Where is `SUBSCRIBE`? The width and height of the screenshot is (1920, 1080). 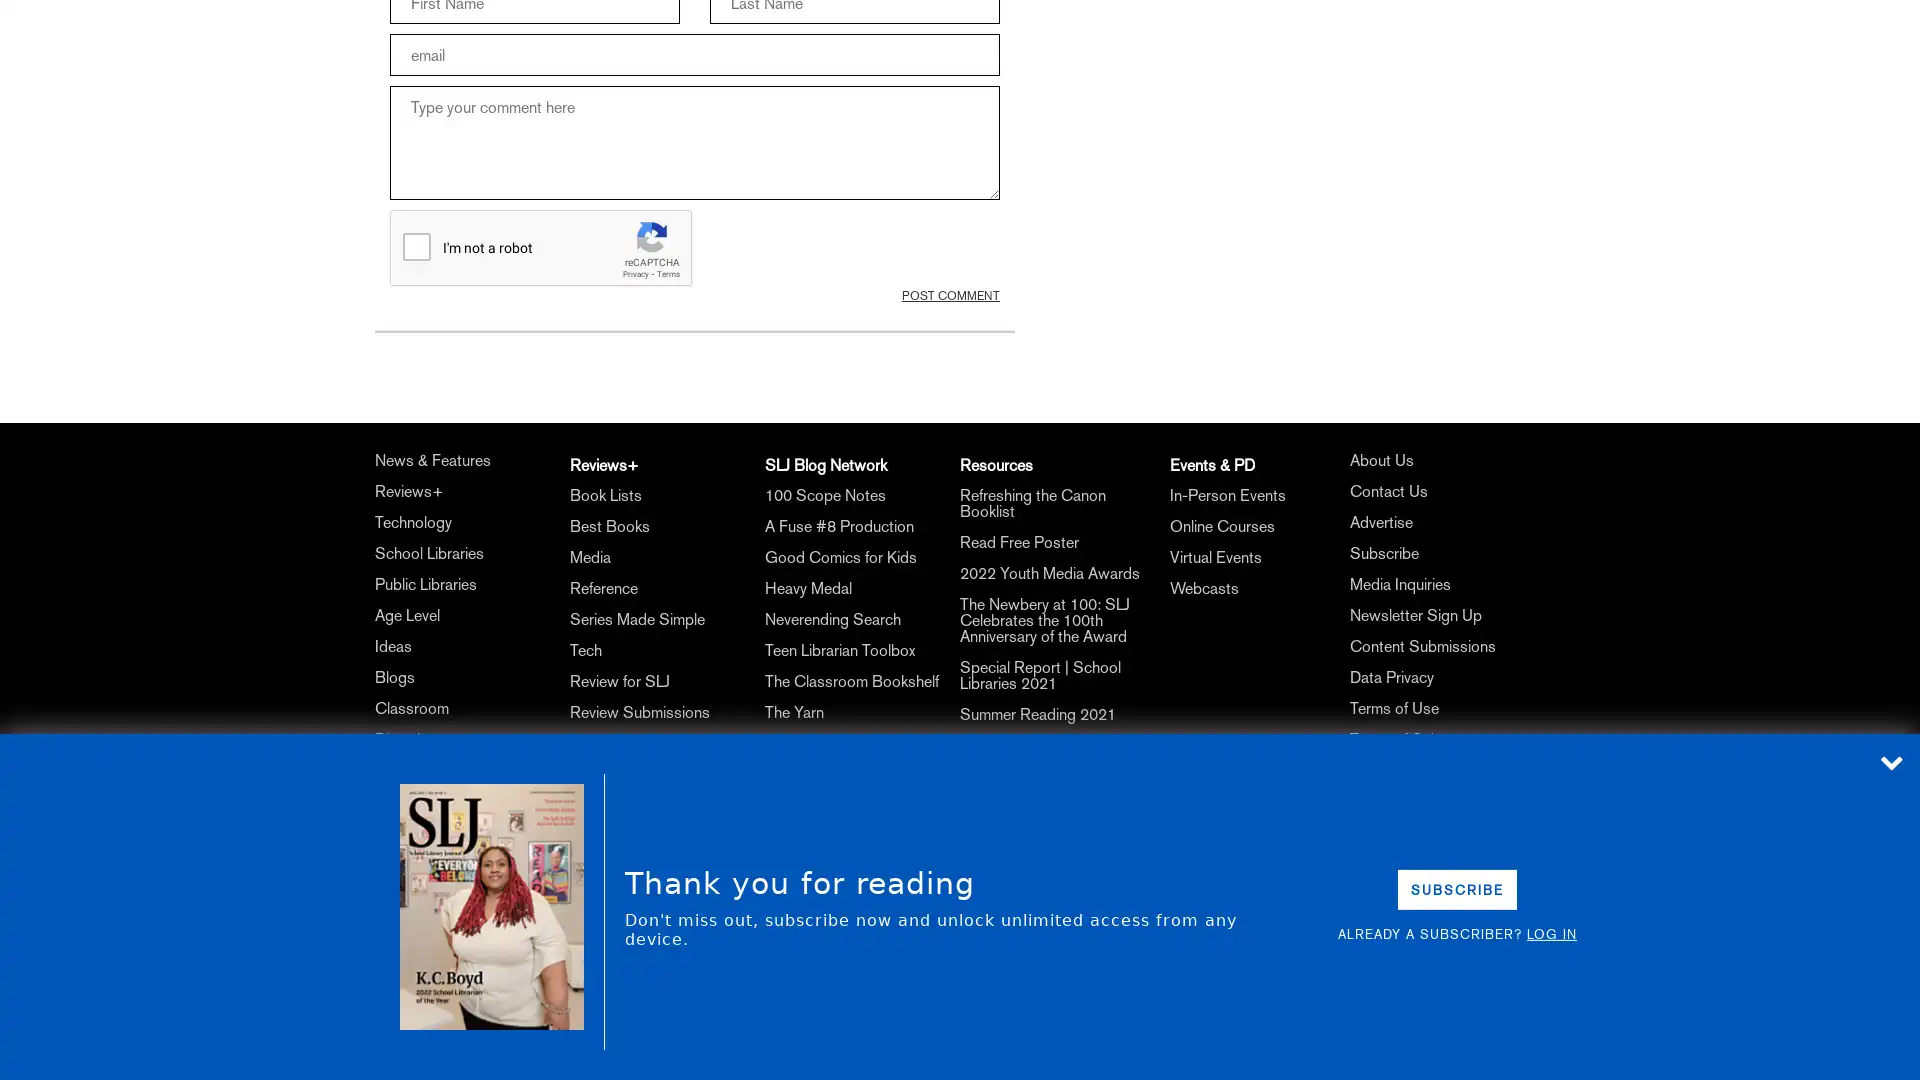 SUBSCRIBE is located at coordinates (1457, 887).